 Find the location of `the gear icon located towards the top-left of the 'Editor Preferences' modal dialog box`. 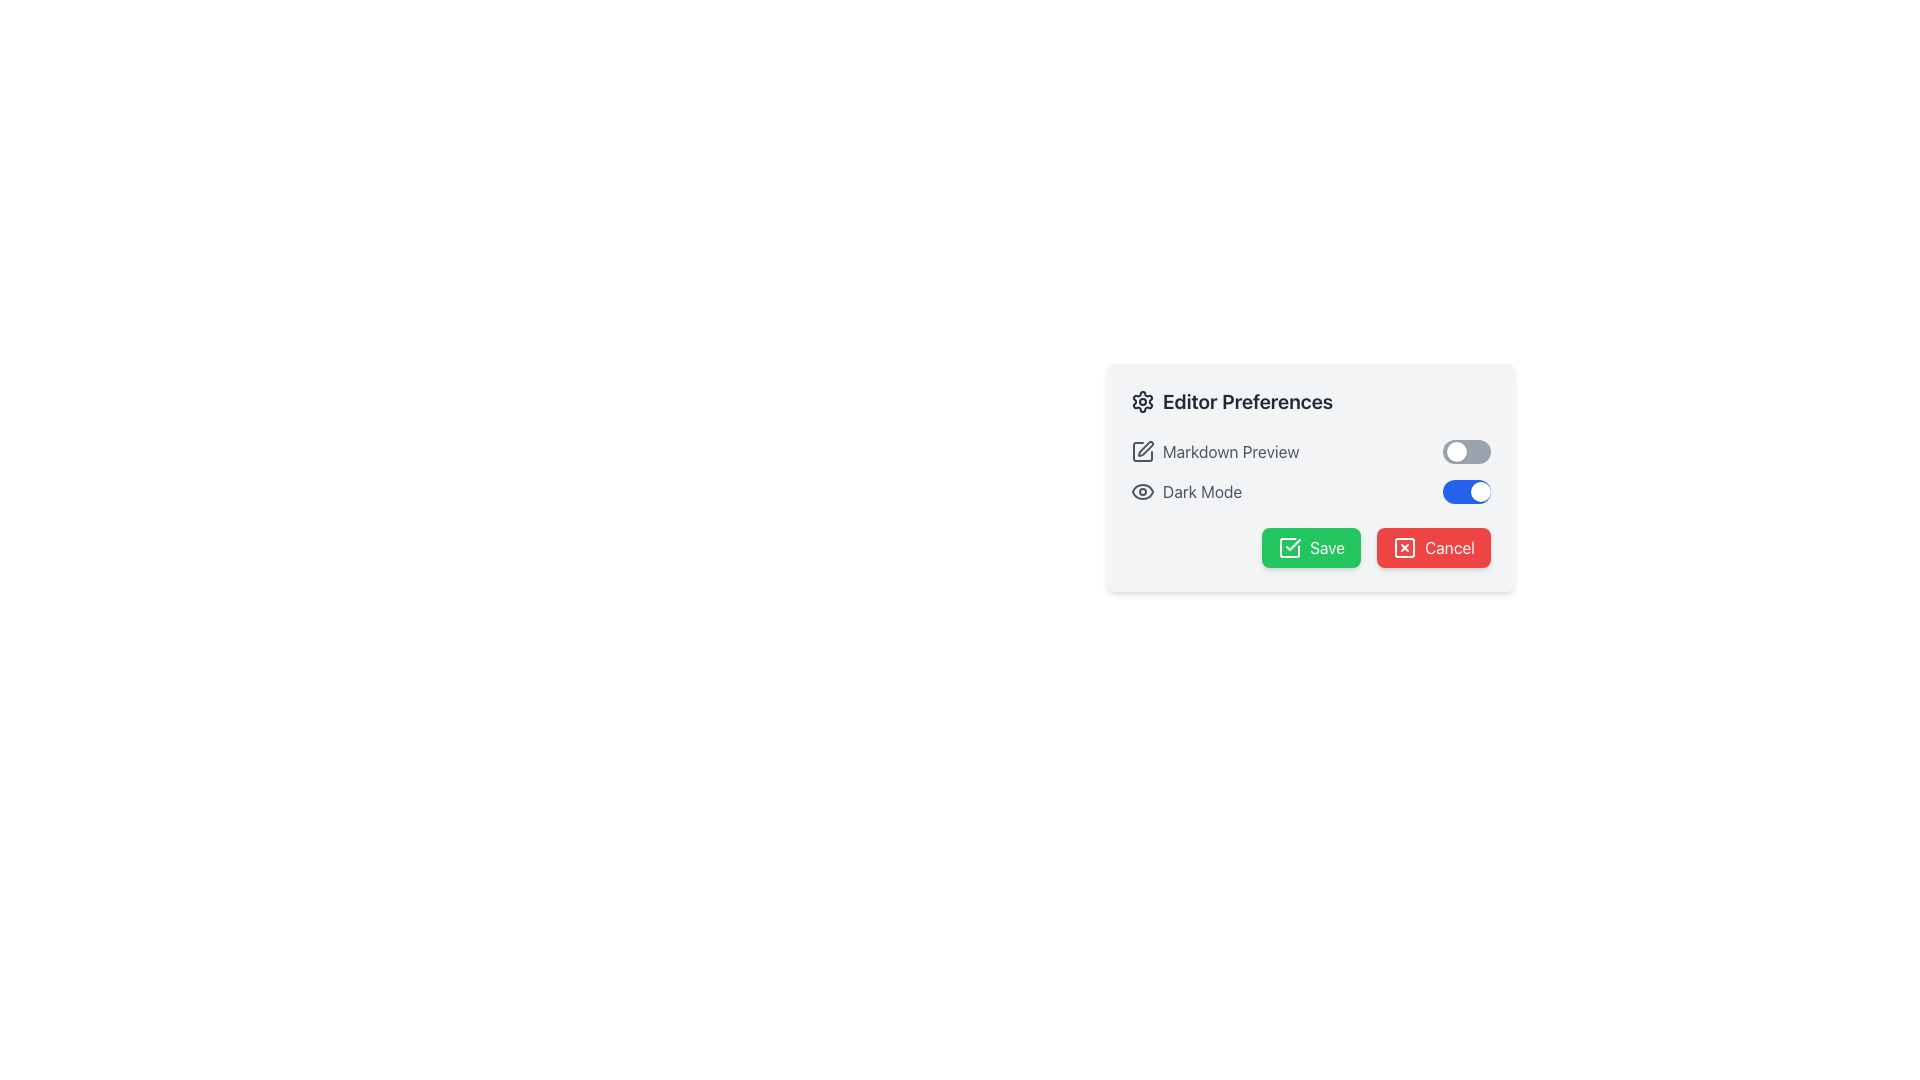

the gear icon located towards the top-left of the 'Editor Preferences' modal dialog box is located at coordinates (1142, 401).